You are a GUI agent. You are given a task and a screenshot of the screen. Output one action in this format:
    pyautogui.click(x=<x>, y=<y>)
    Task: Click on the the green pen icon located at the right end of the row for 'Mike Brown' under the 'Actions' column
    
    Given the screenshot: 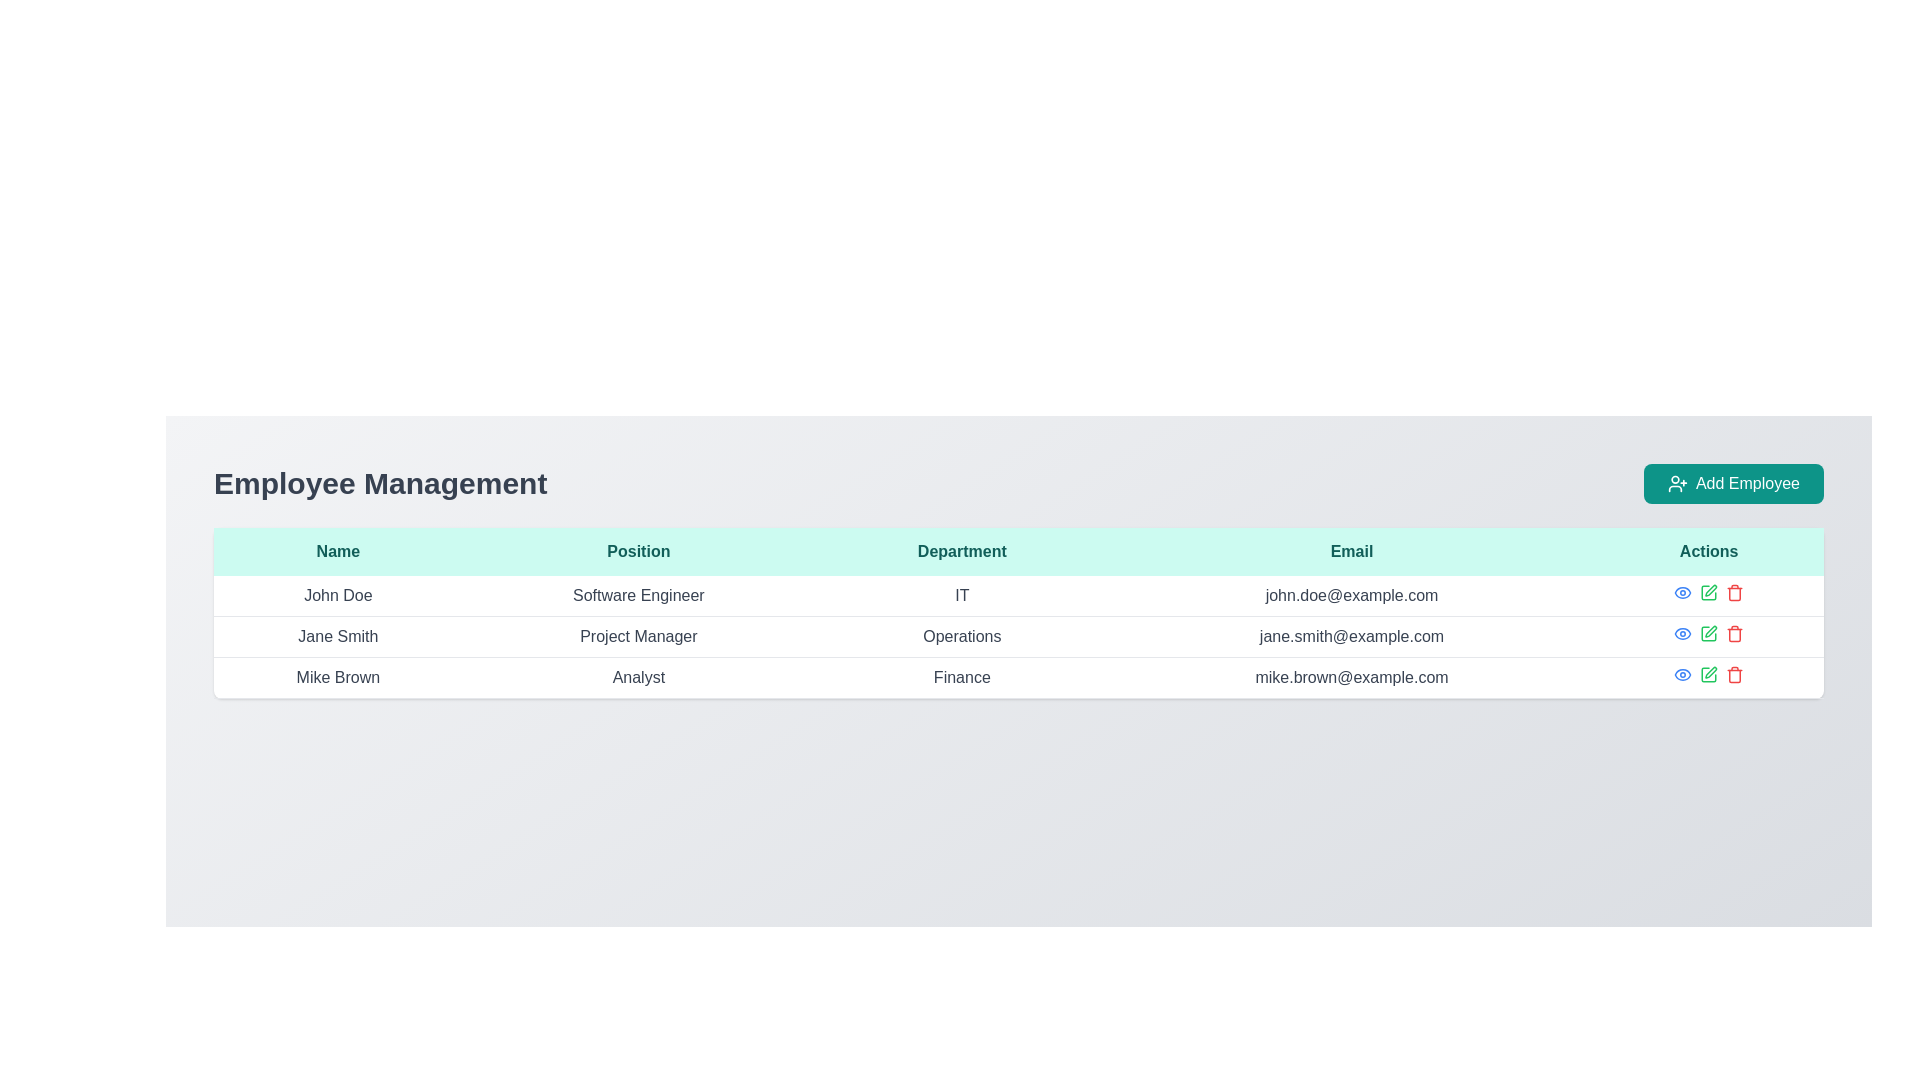 What is the action you would take?
    pyautogui.click(x=1708, y=675)
    